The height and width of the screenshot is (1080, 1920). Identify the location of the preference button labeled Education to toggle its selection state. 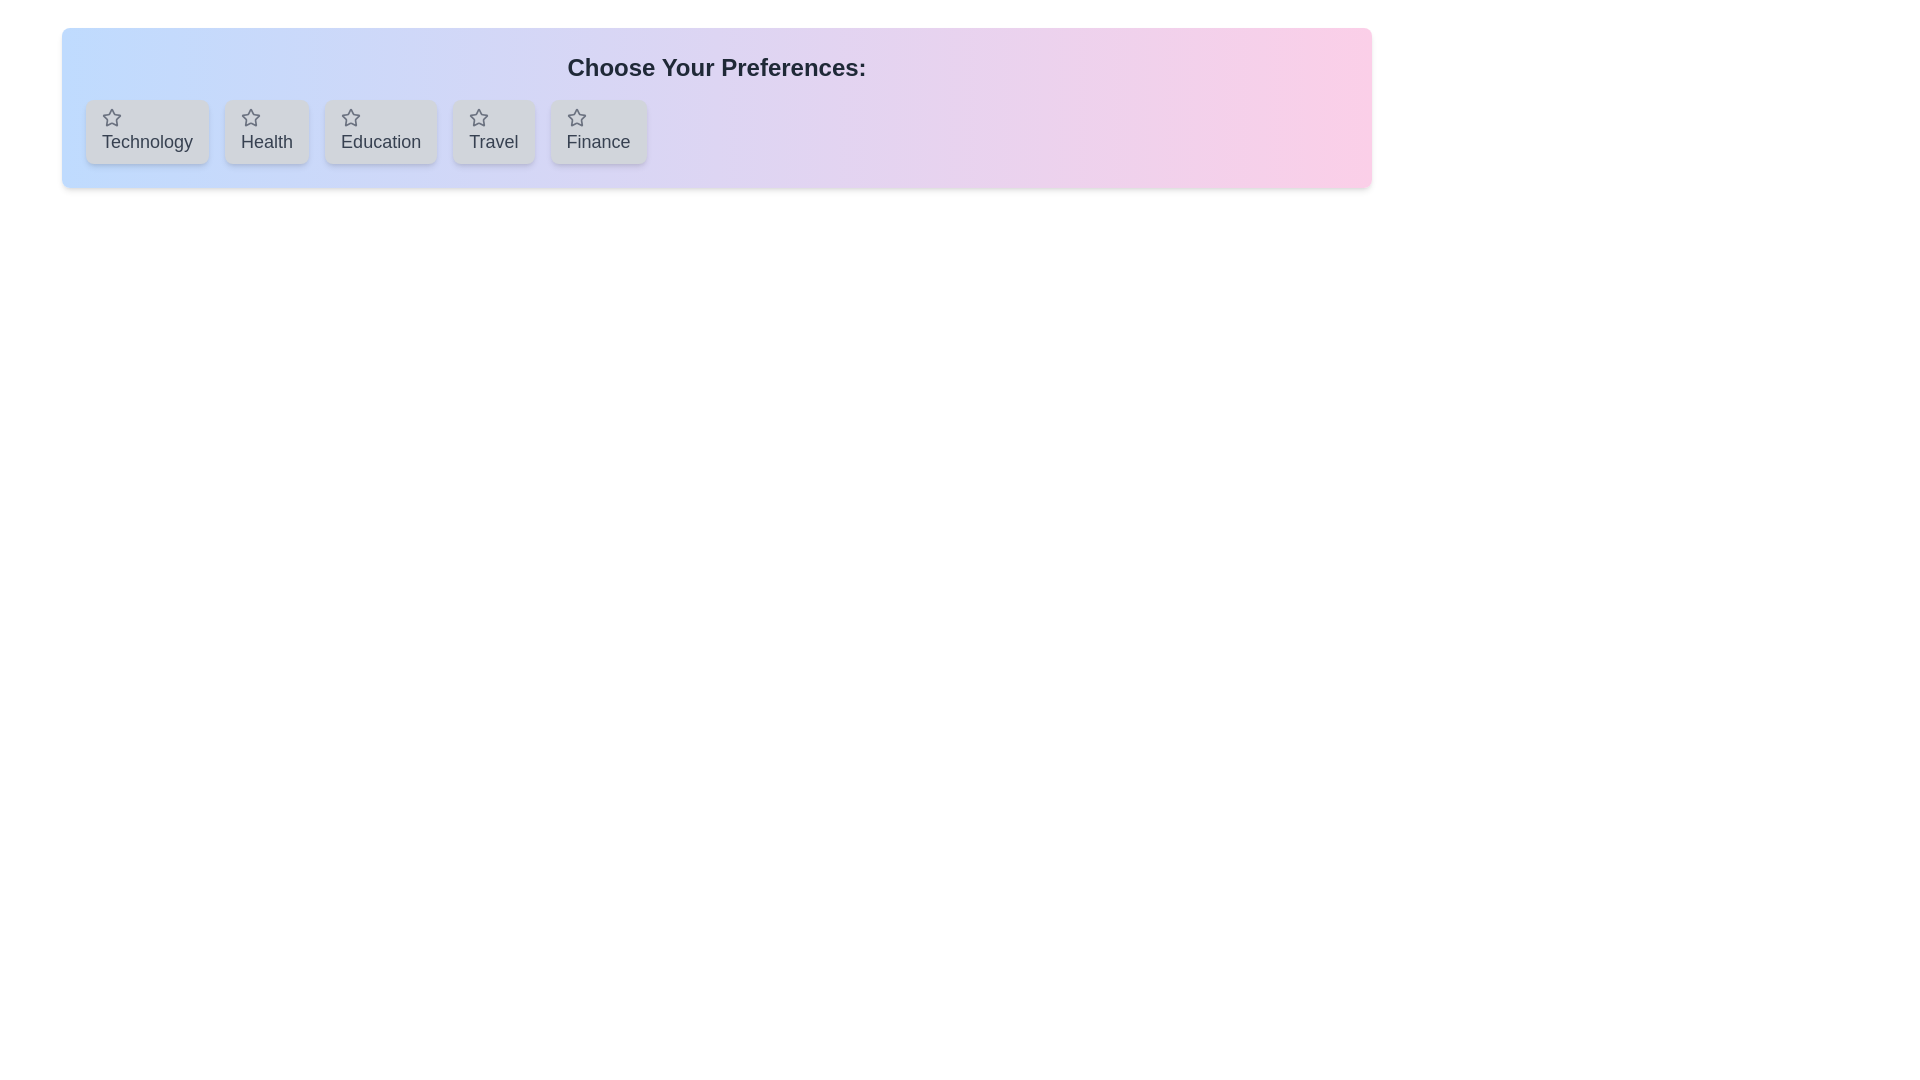
(381, 131).